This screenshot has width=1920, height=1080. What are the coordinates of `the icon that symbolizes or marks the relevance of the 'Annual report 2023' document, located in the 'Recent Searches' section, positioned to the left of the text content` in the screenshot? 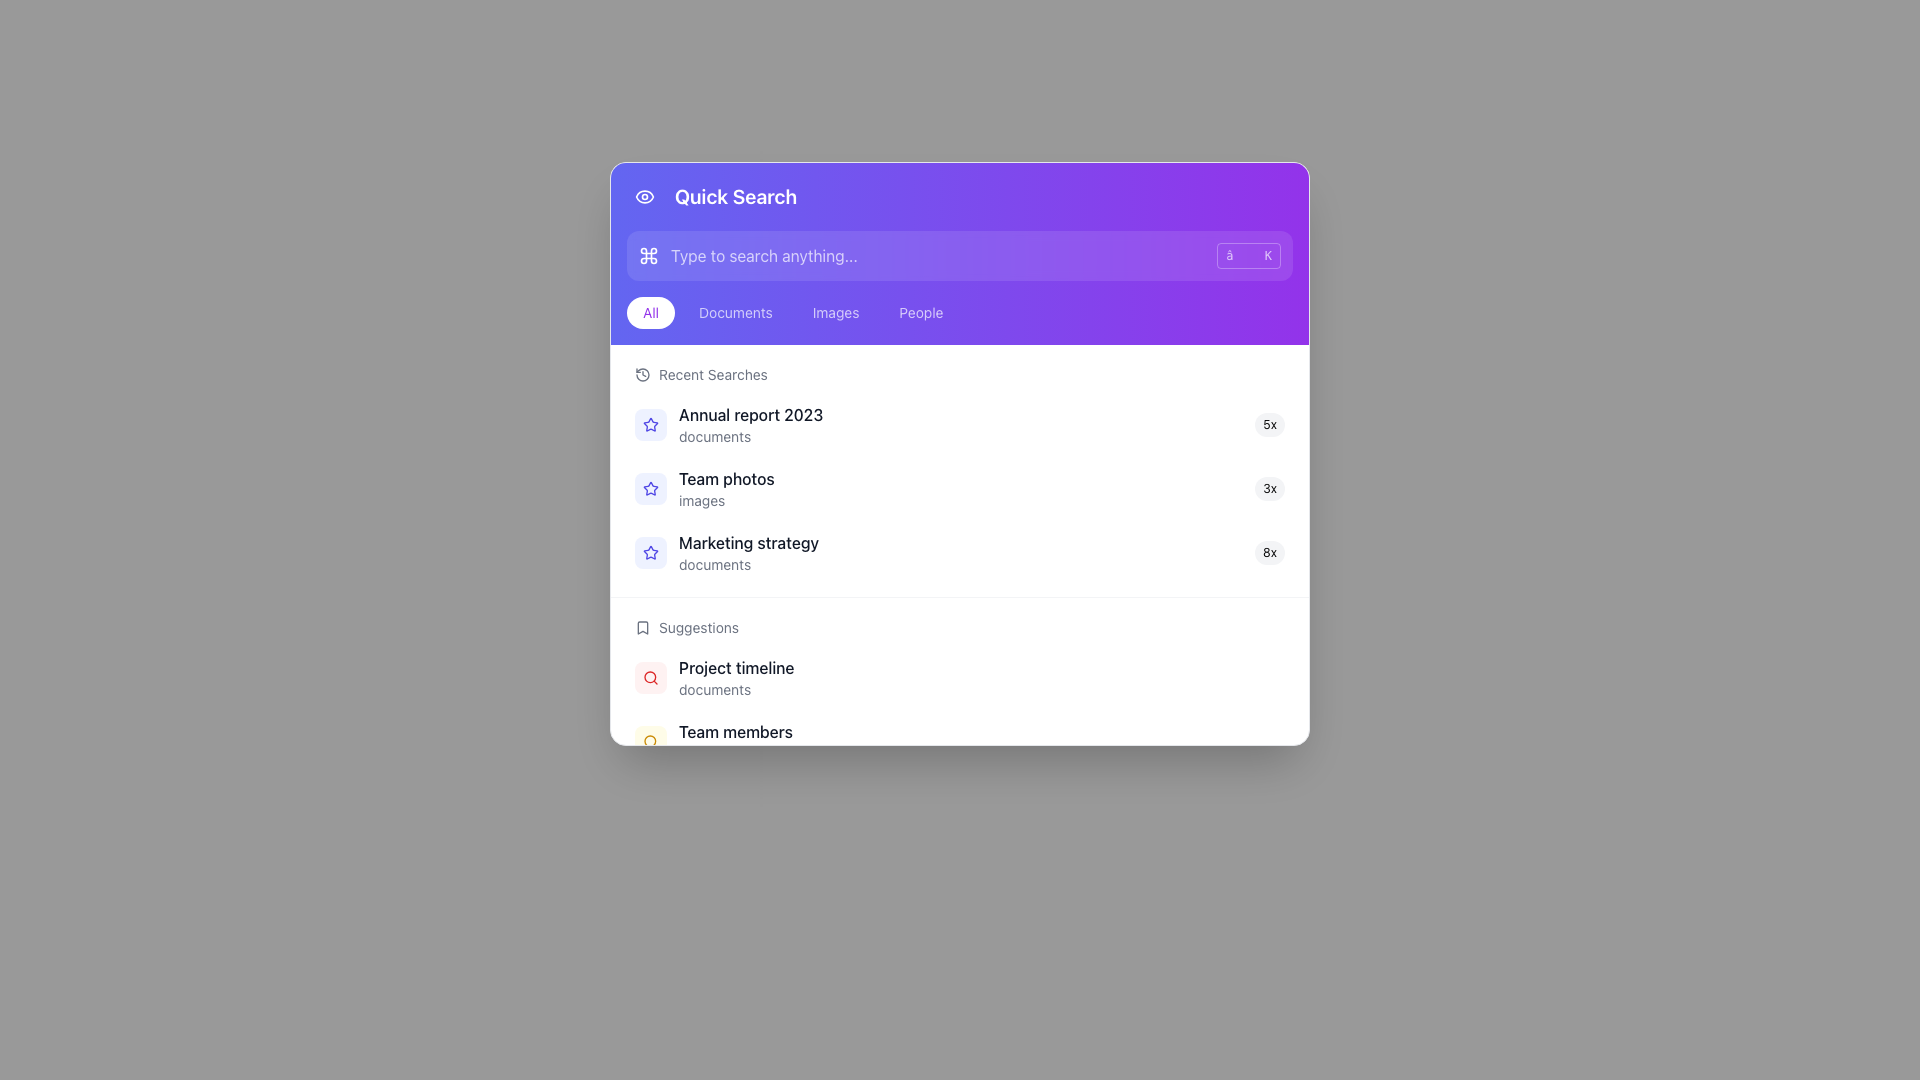 It's located at (651, 423).